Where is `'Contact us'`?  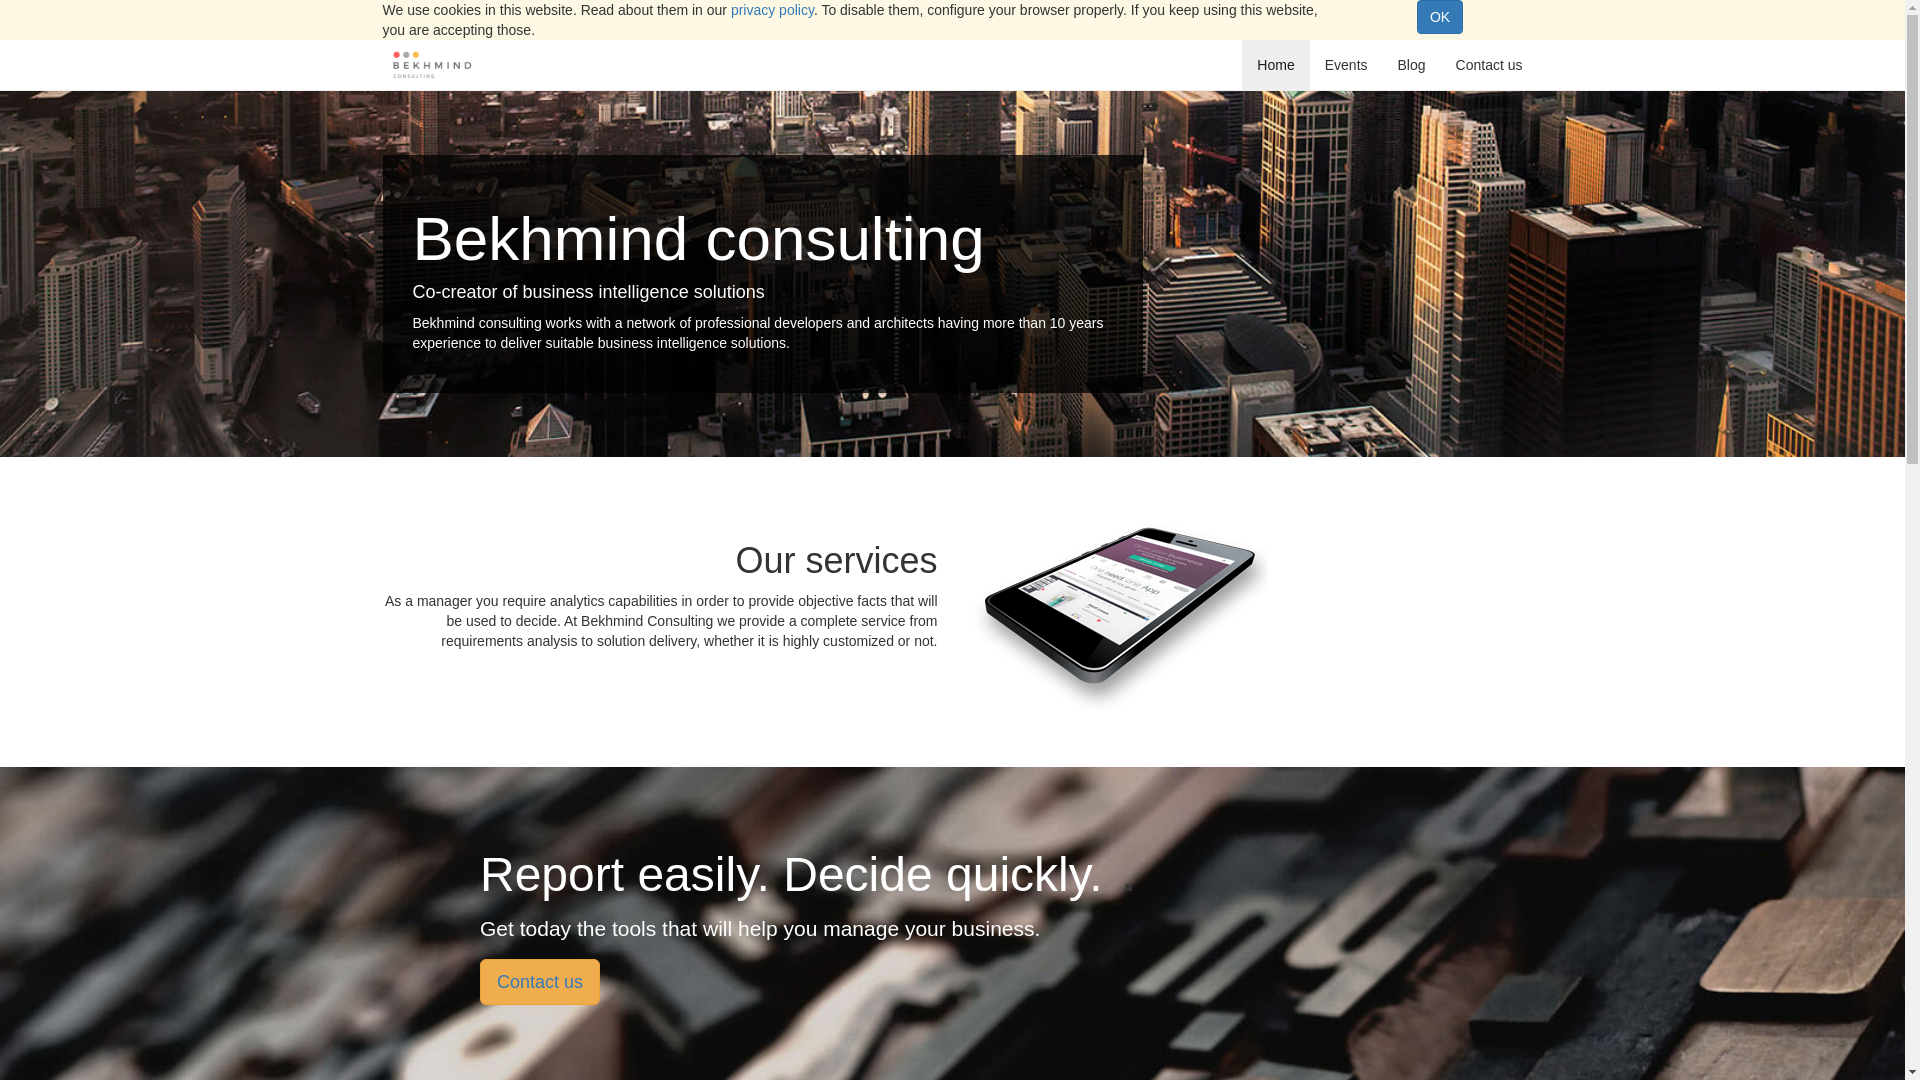
'Contact us' is located at coordinates (1440, 64).